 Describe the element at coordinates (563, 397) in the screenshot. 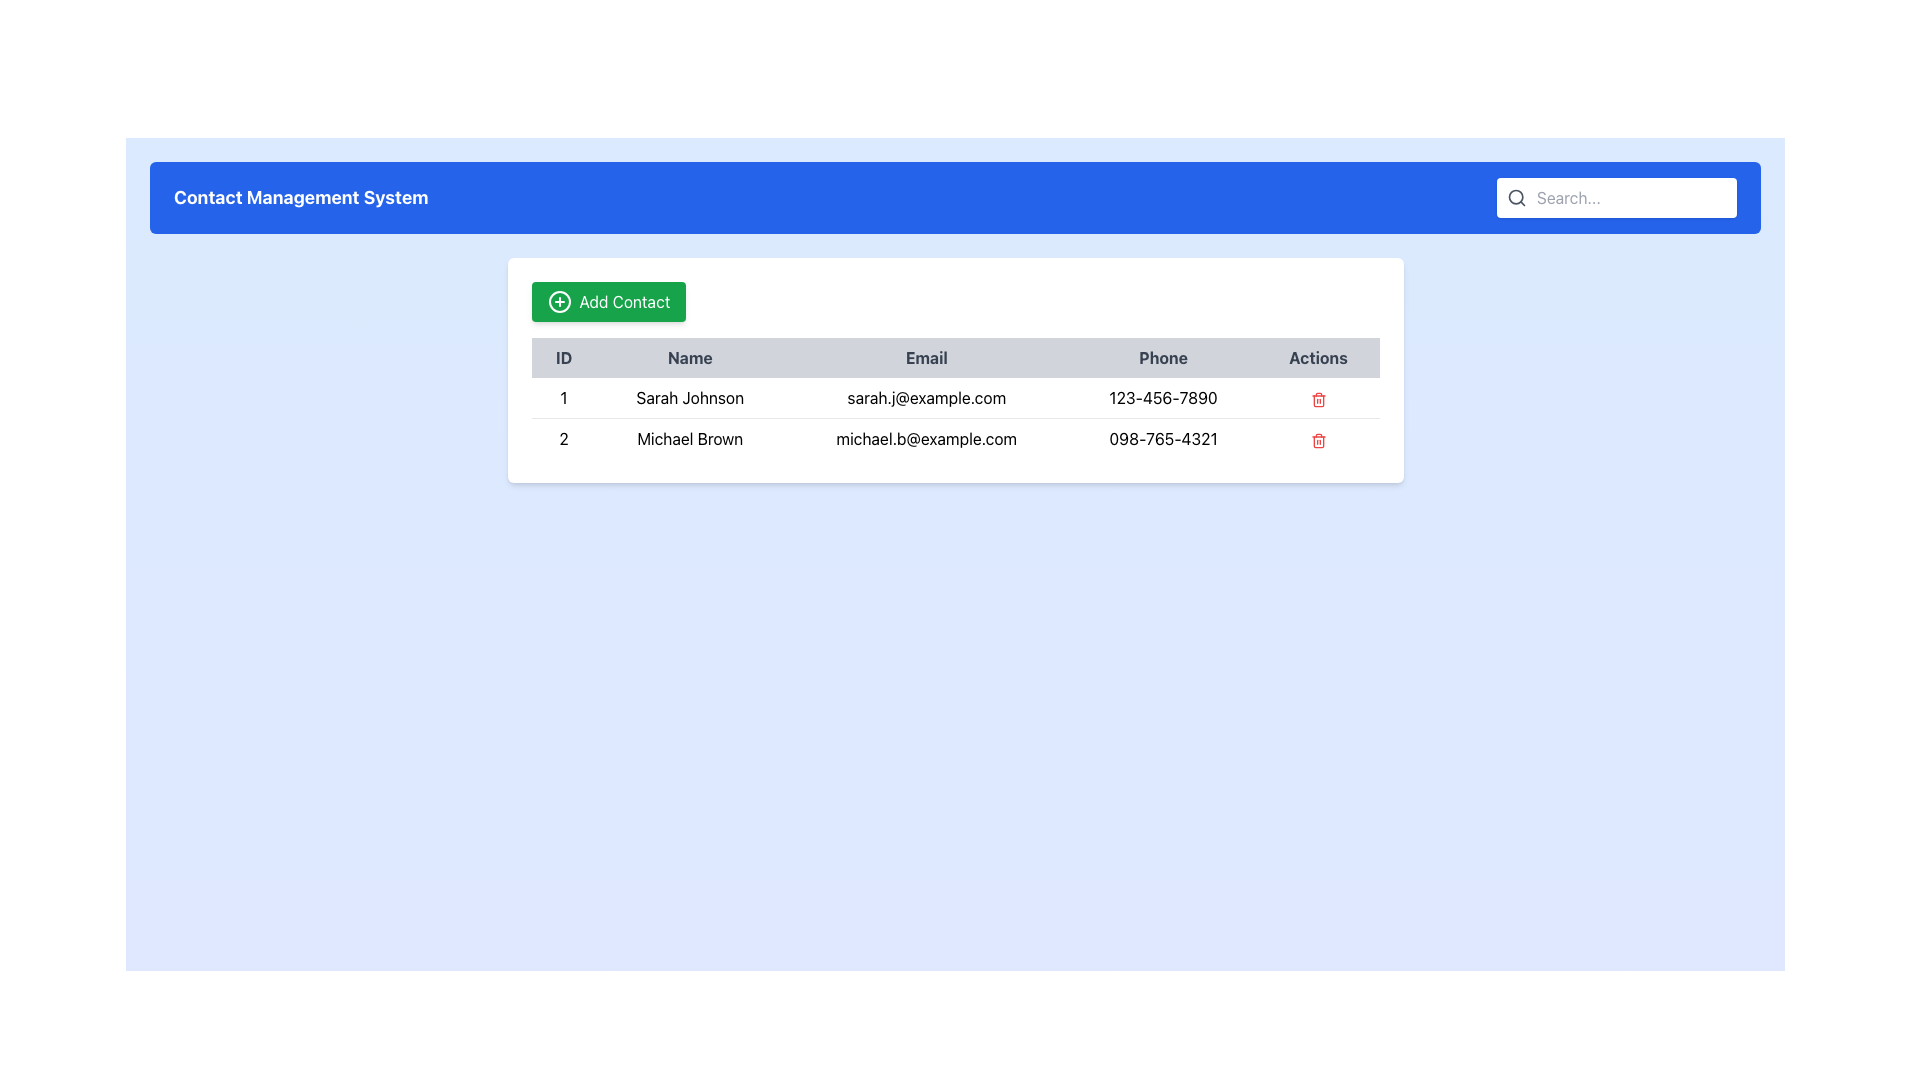

I see `the unique identifier text in the first cell of the first row of the contact table` at that location.